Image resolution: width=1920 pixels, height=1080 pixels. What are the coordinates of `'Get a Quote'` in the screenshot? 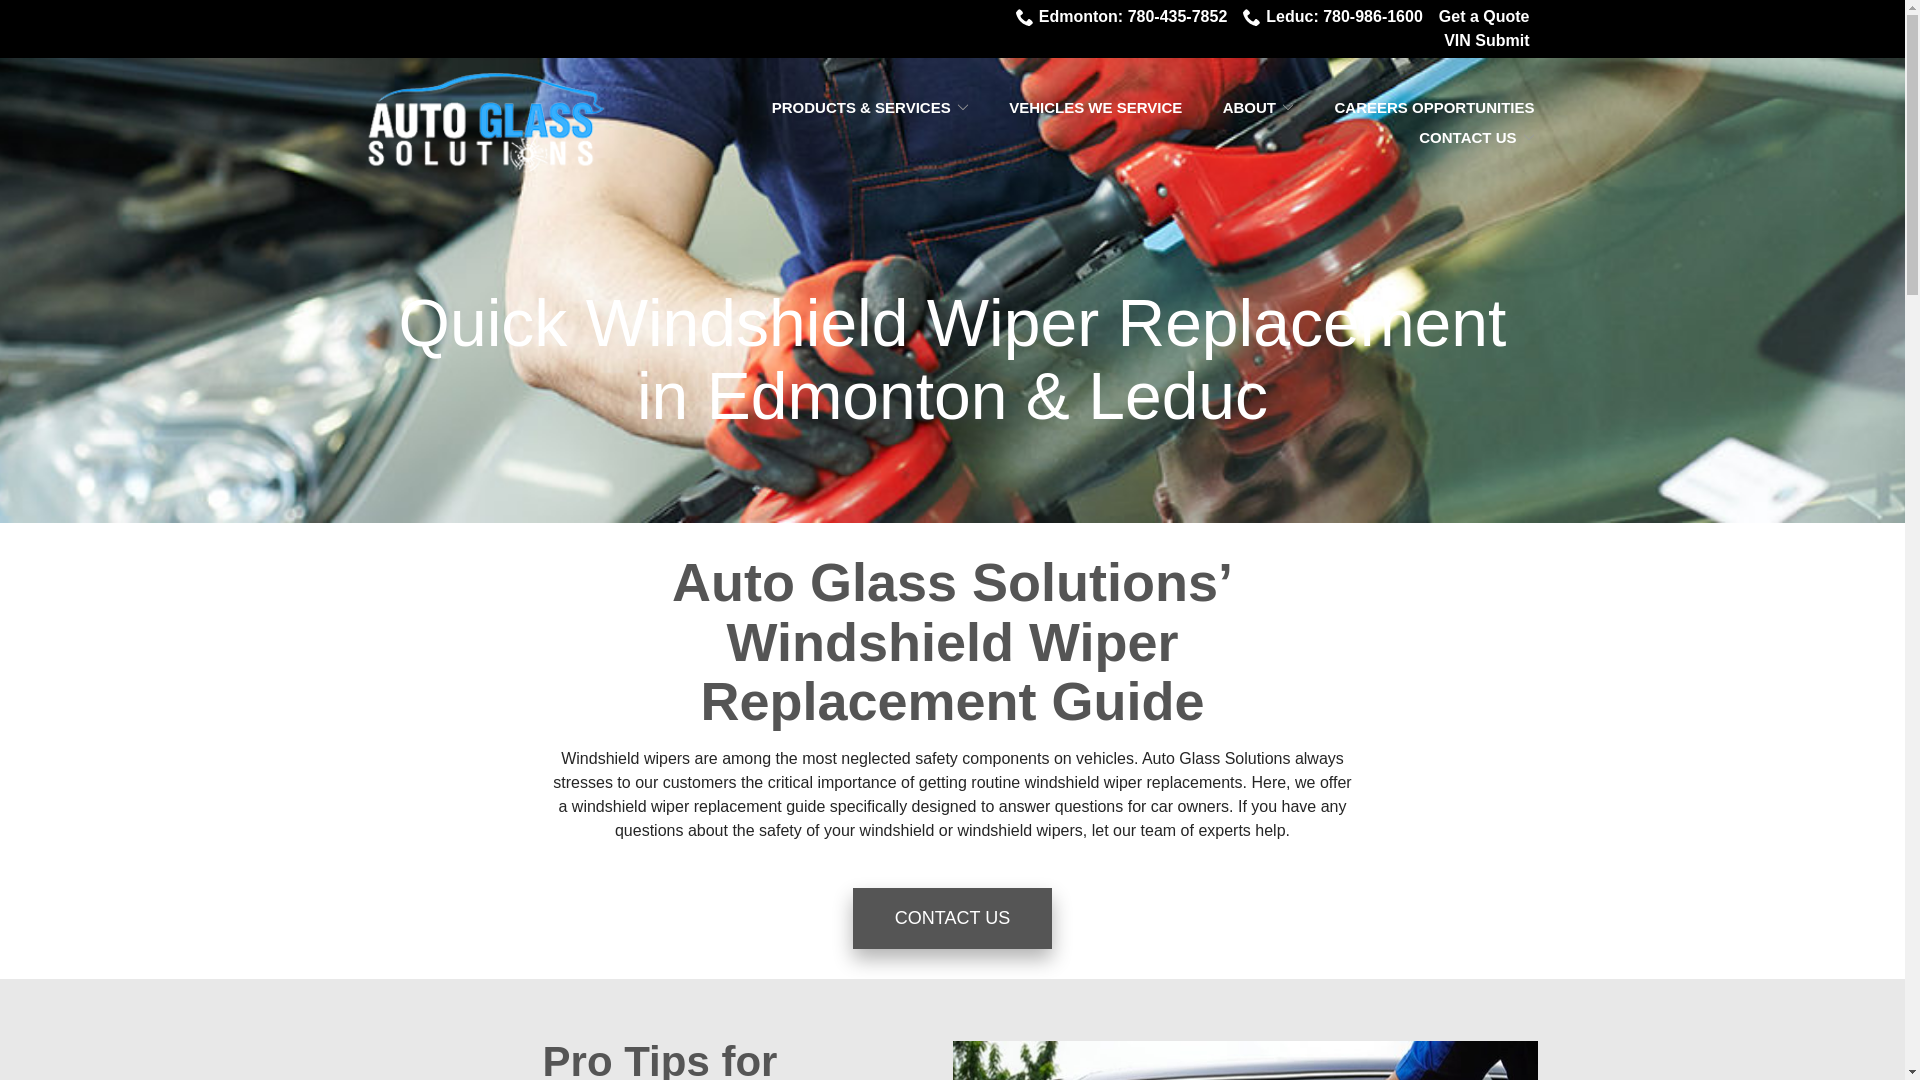 It's located at (1484, 16).